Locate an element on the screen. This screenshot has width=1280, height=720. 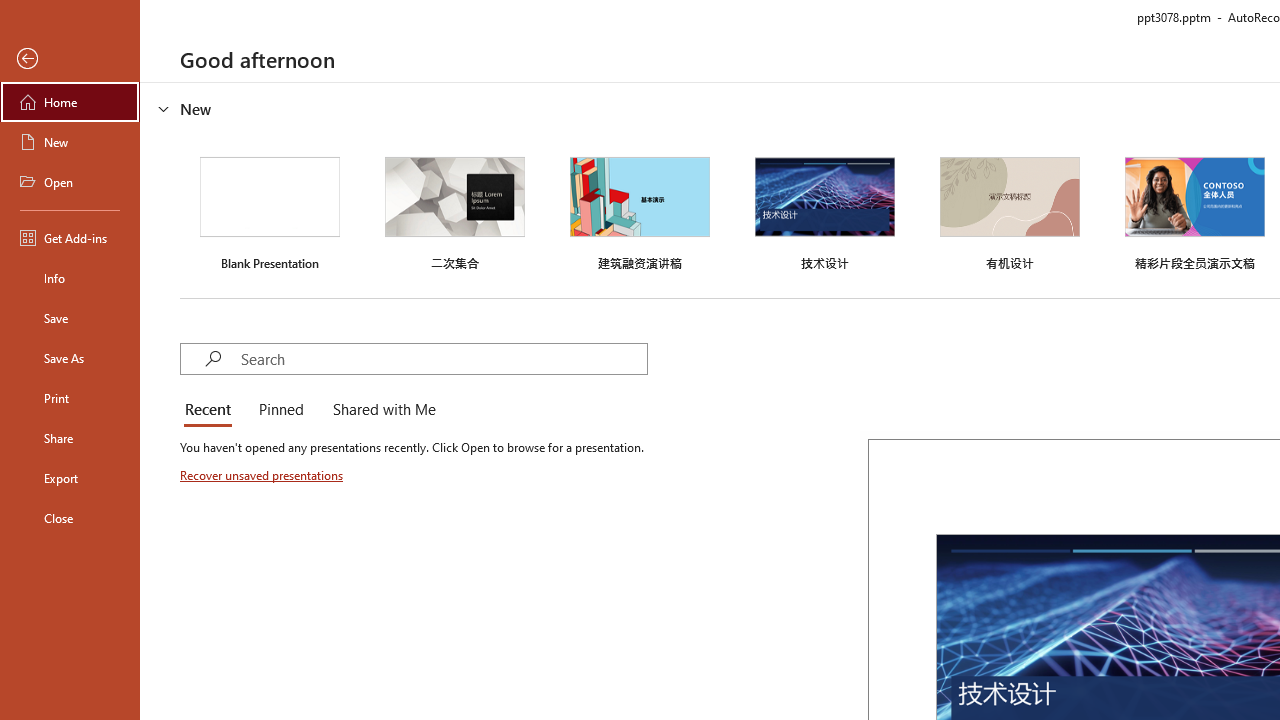
'Export' is located at coordinates (69, 478).